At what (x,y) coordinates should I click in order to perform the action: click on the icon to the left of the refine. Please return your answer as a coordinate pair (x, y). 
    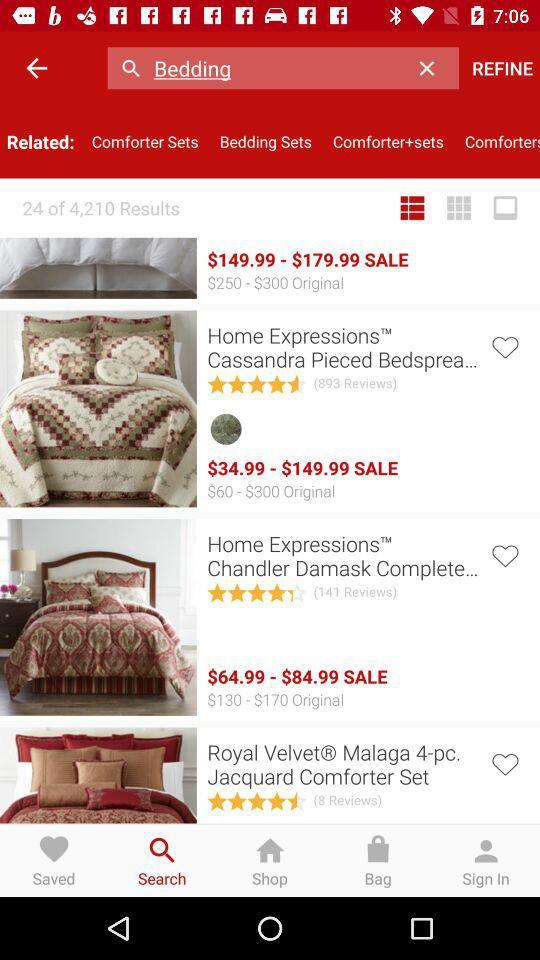
    Looking at the image, I should click on (431, 68).